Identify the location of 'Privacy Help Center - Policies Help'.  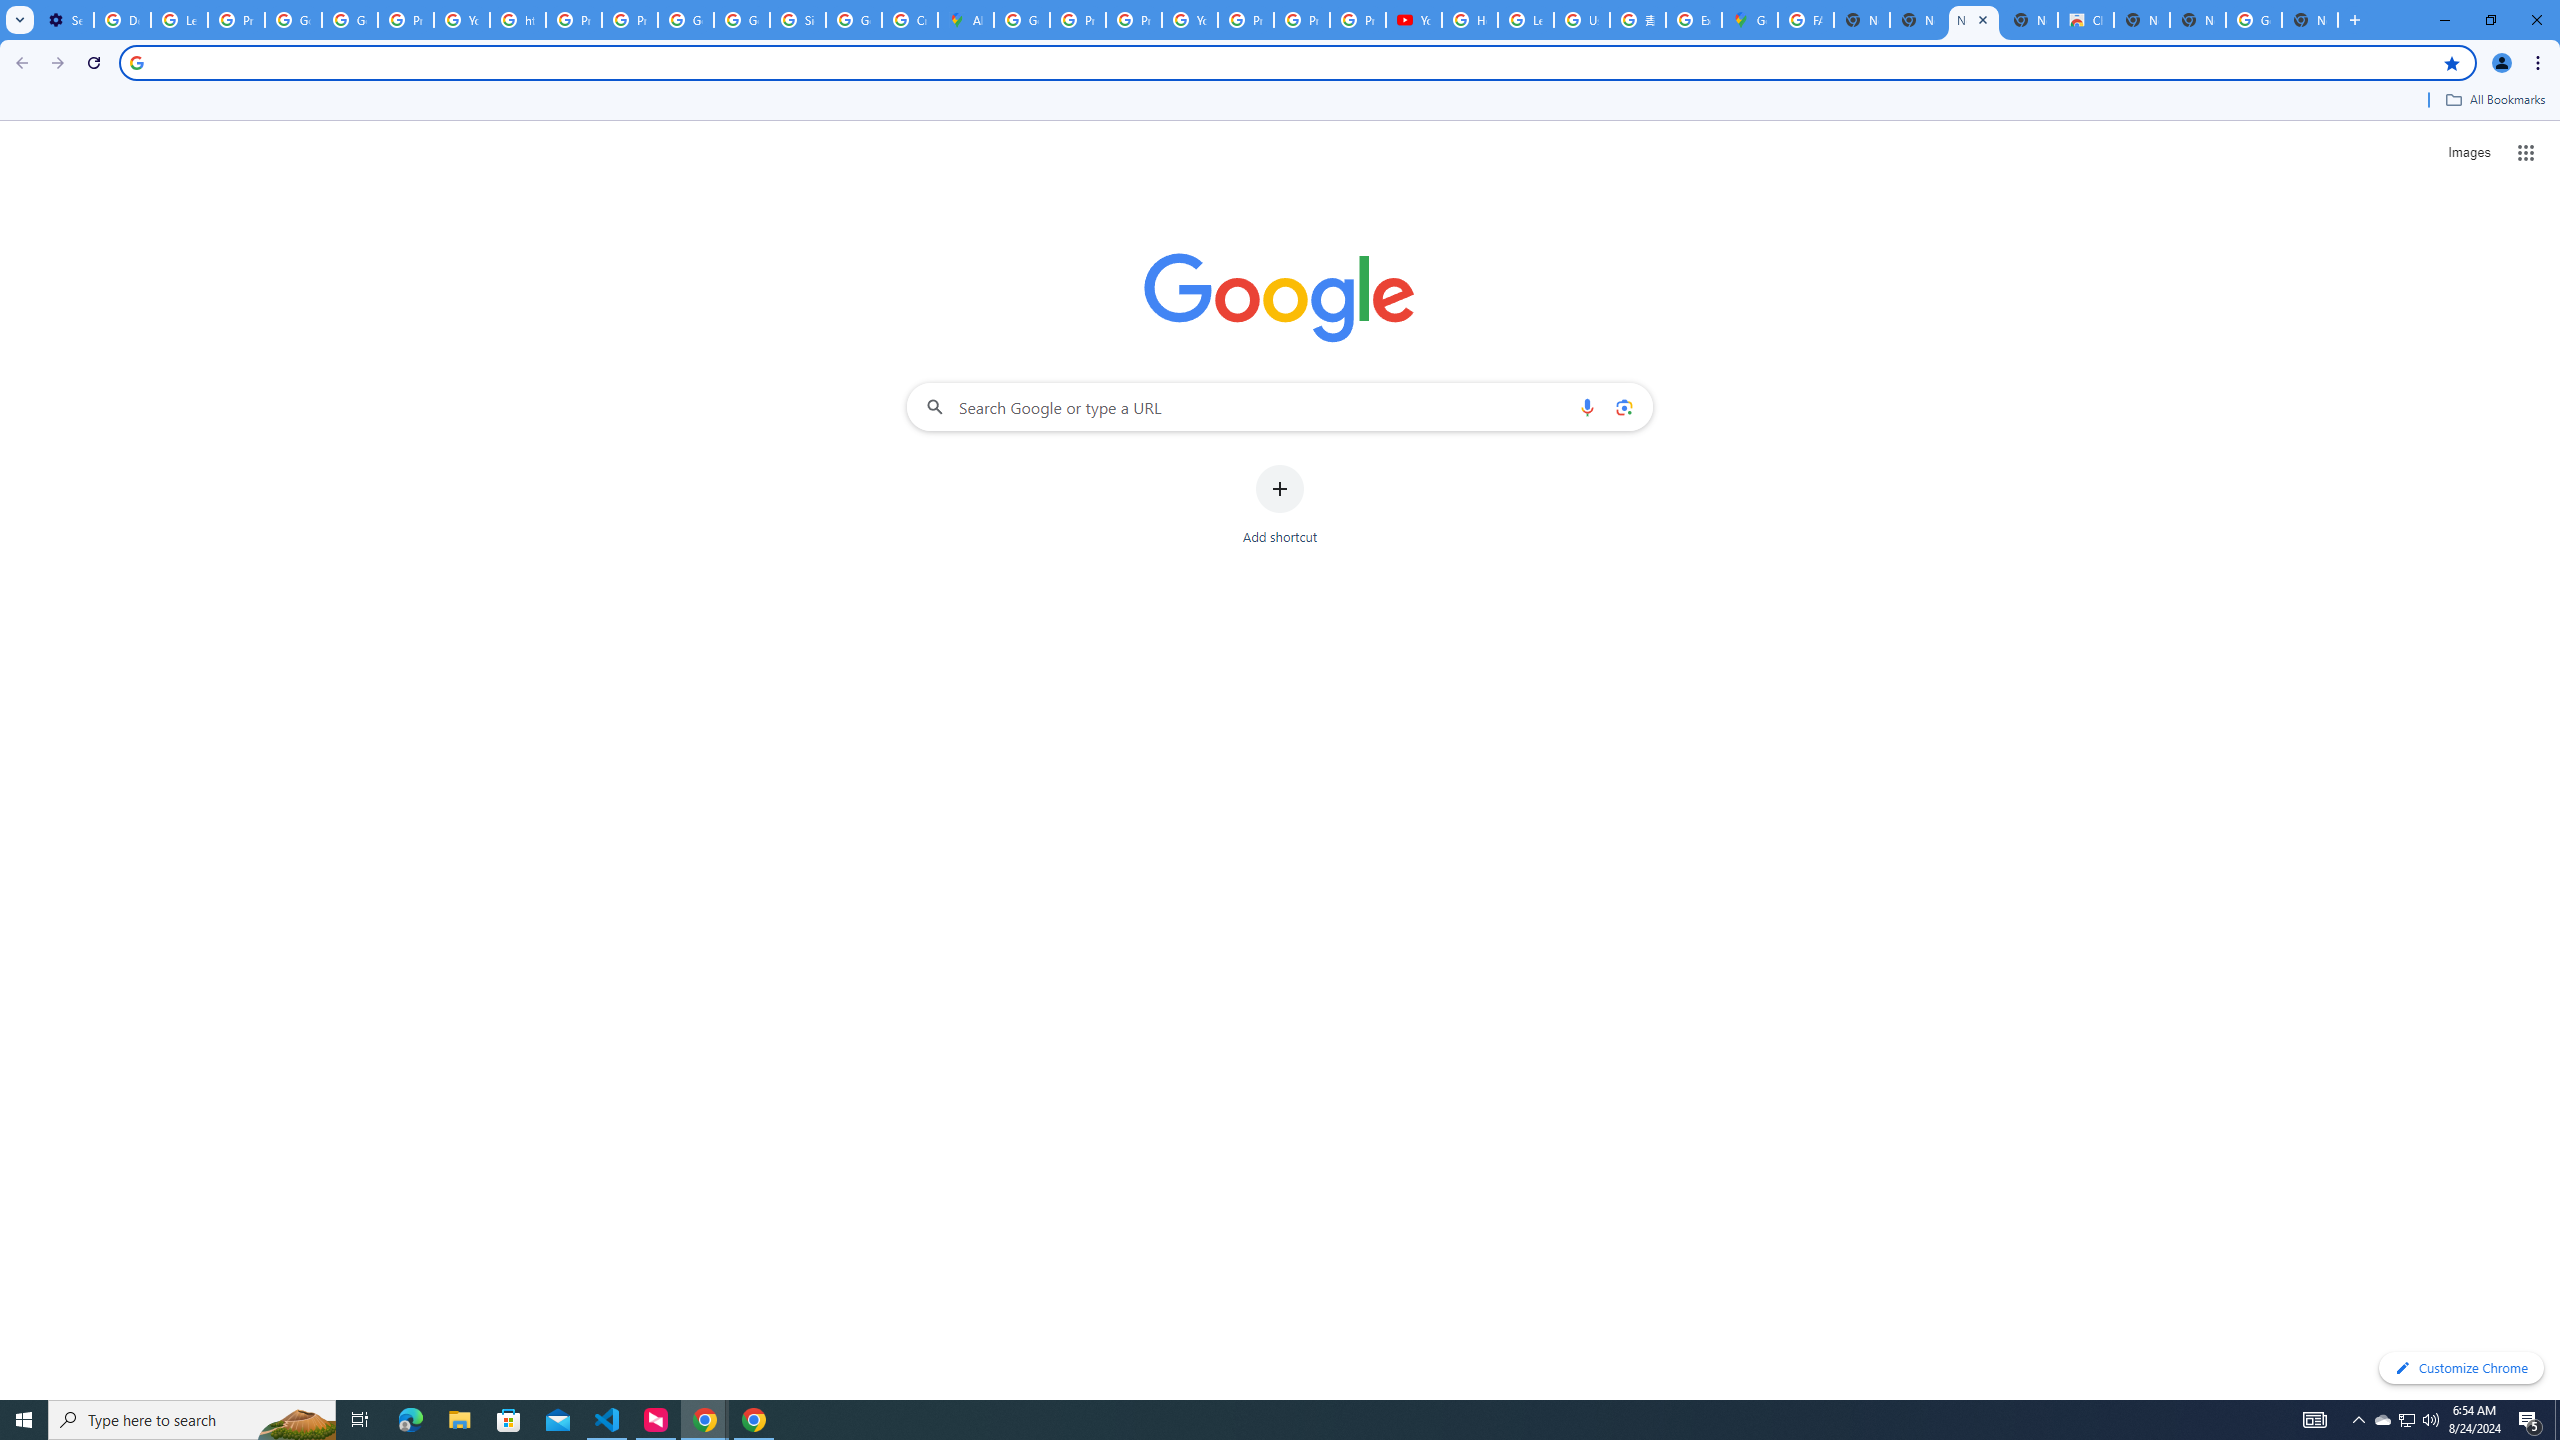
(1079, 19).